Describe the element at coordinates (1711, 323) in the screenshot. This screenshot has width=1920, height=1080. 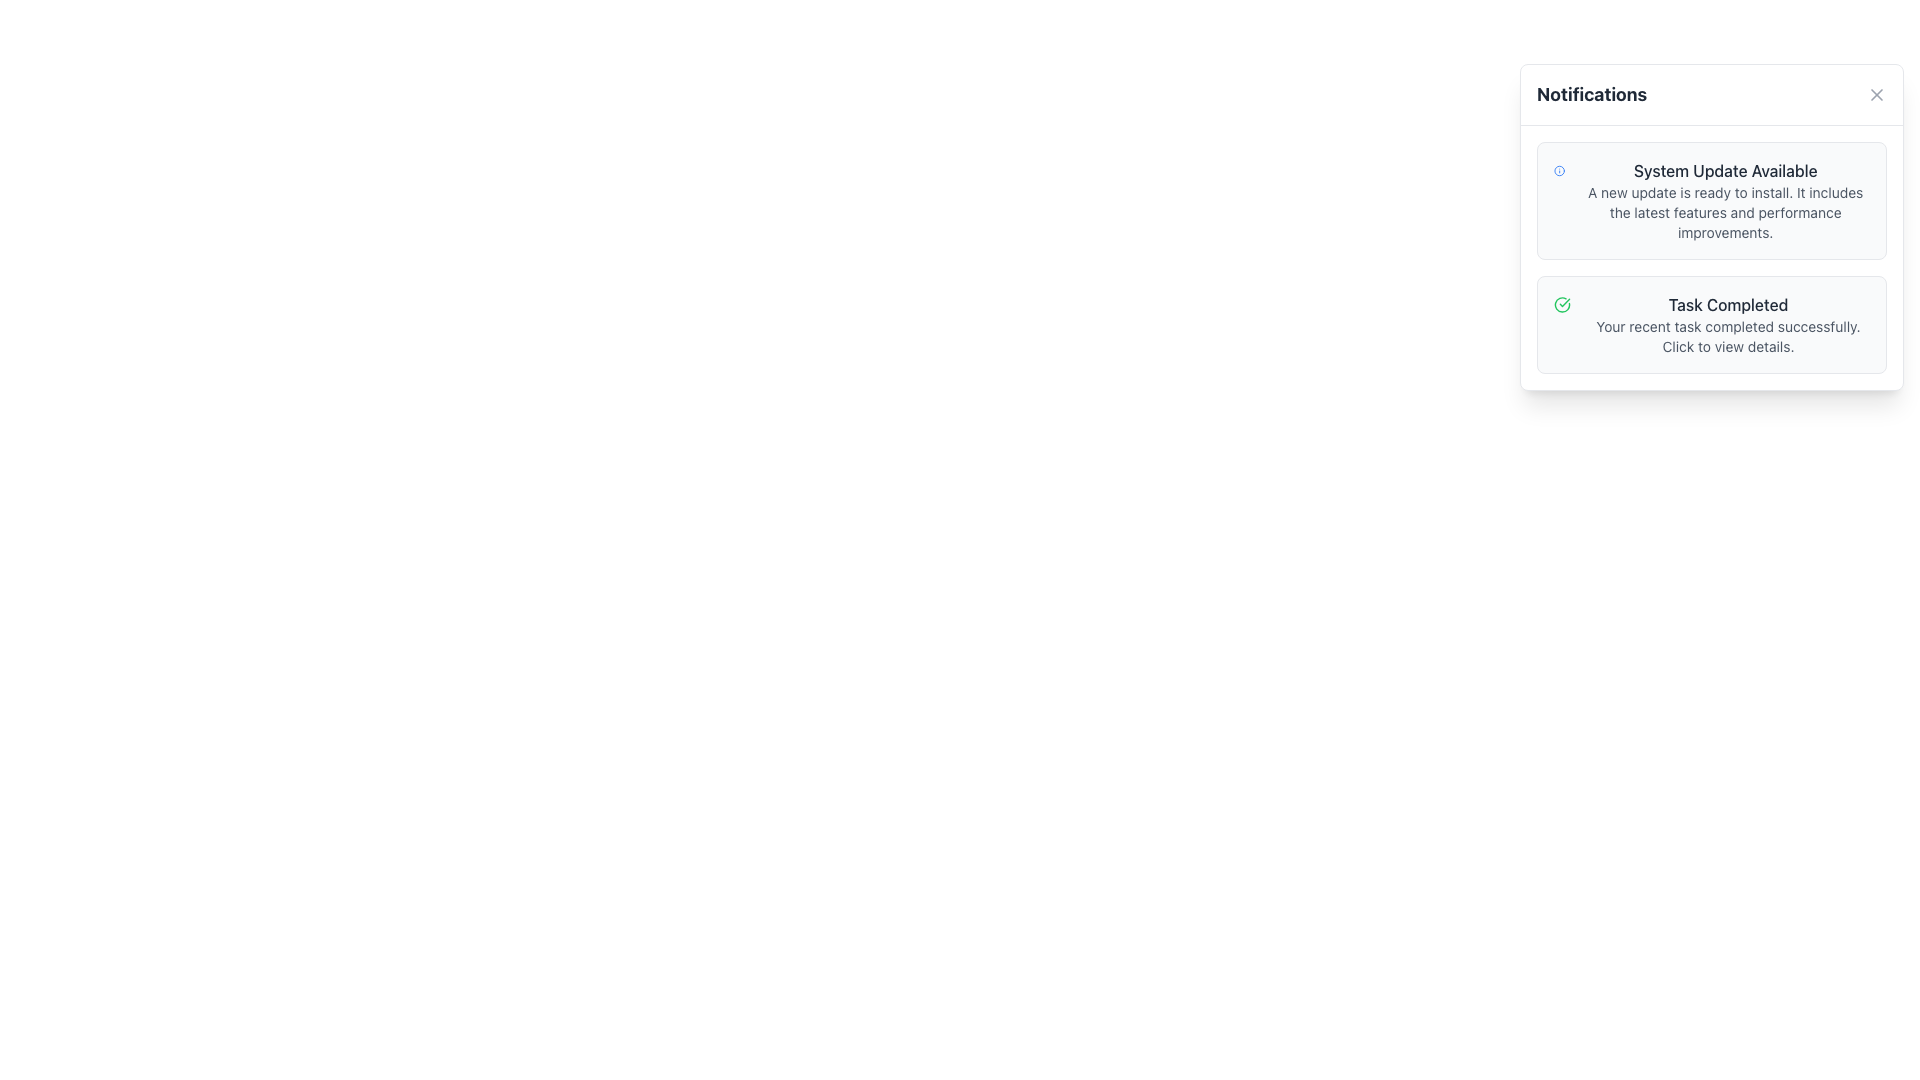
I see `the notification box with a light gray background and the text 'Task Completed'` at that location.